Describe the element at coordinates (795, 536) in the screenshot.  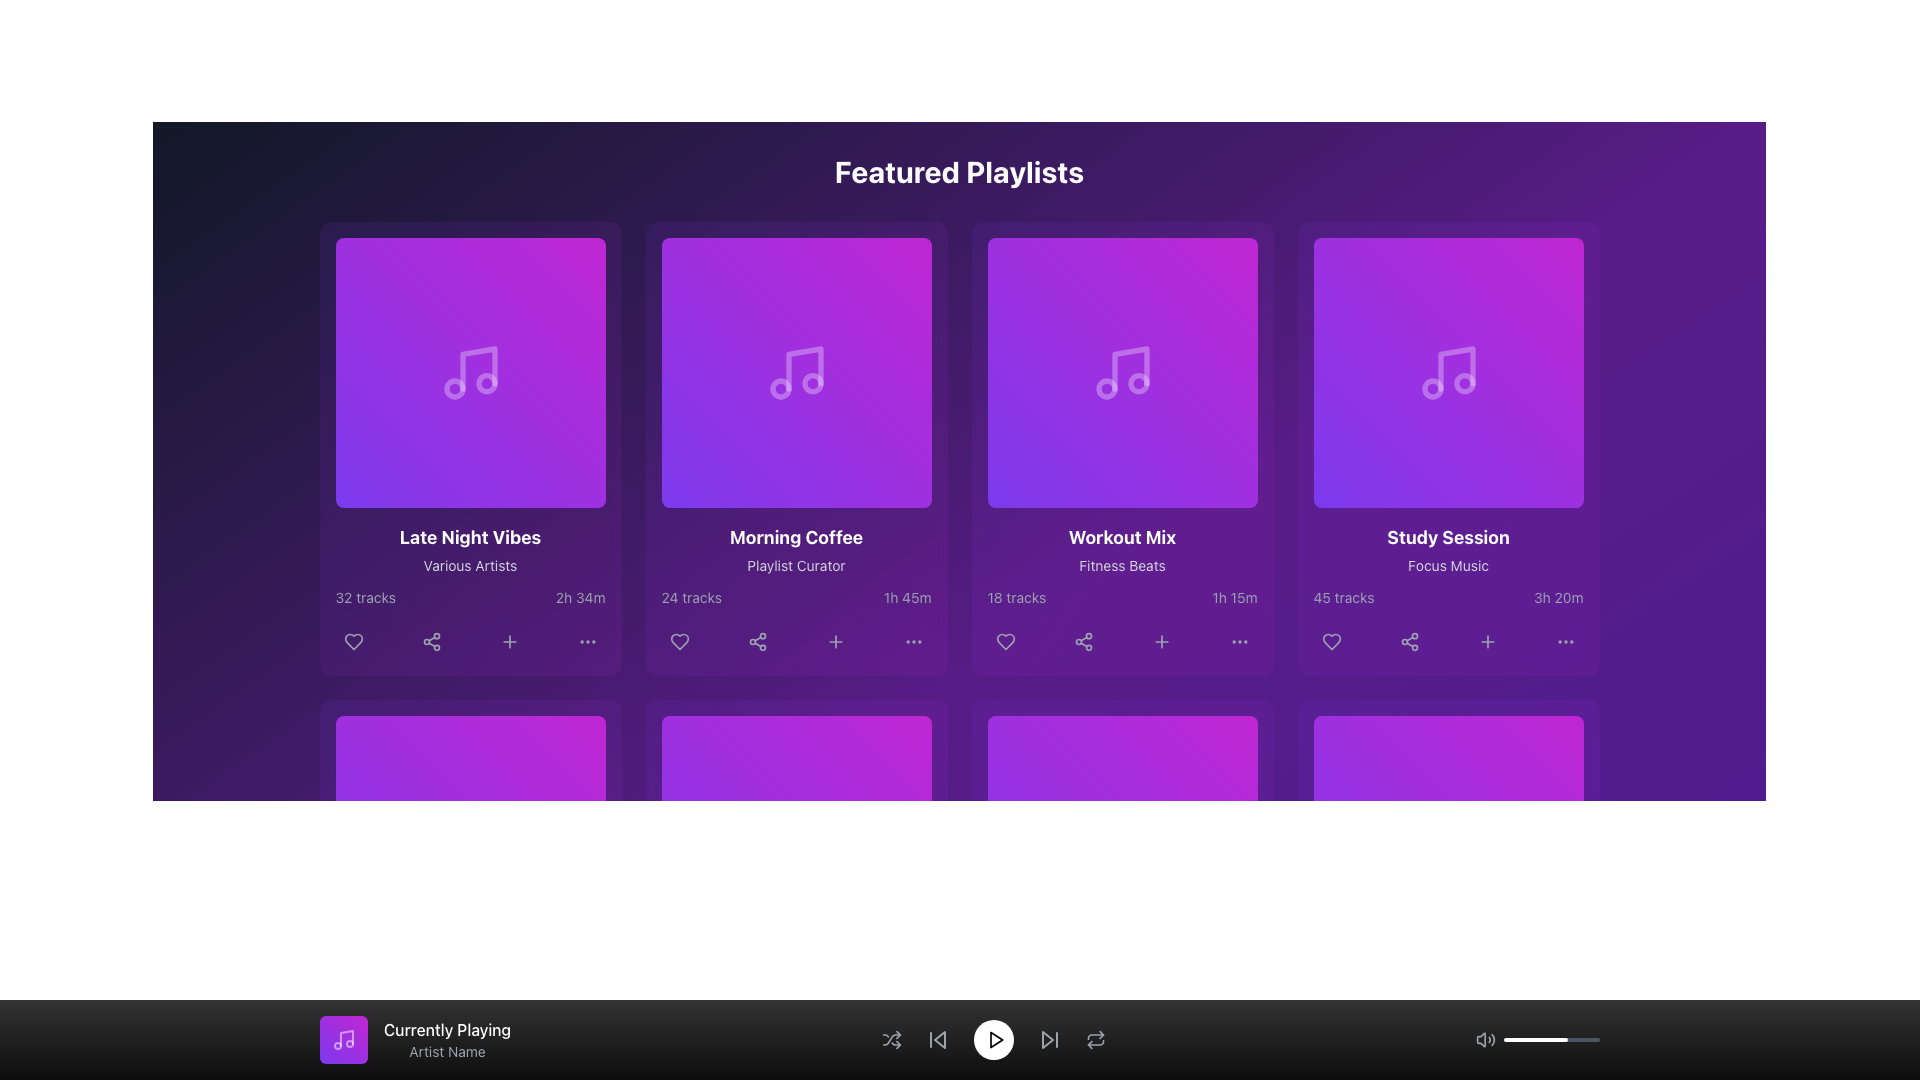
I see `the 'Morning Coffee' text label, which is displayed in a bold, white, large font style within a gradient card structure representing a playlist` at that location.